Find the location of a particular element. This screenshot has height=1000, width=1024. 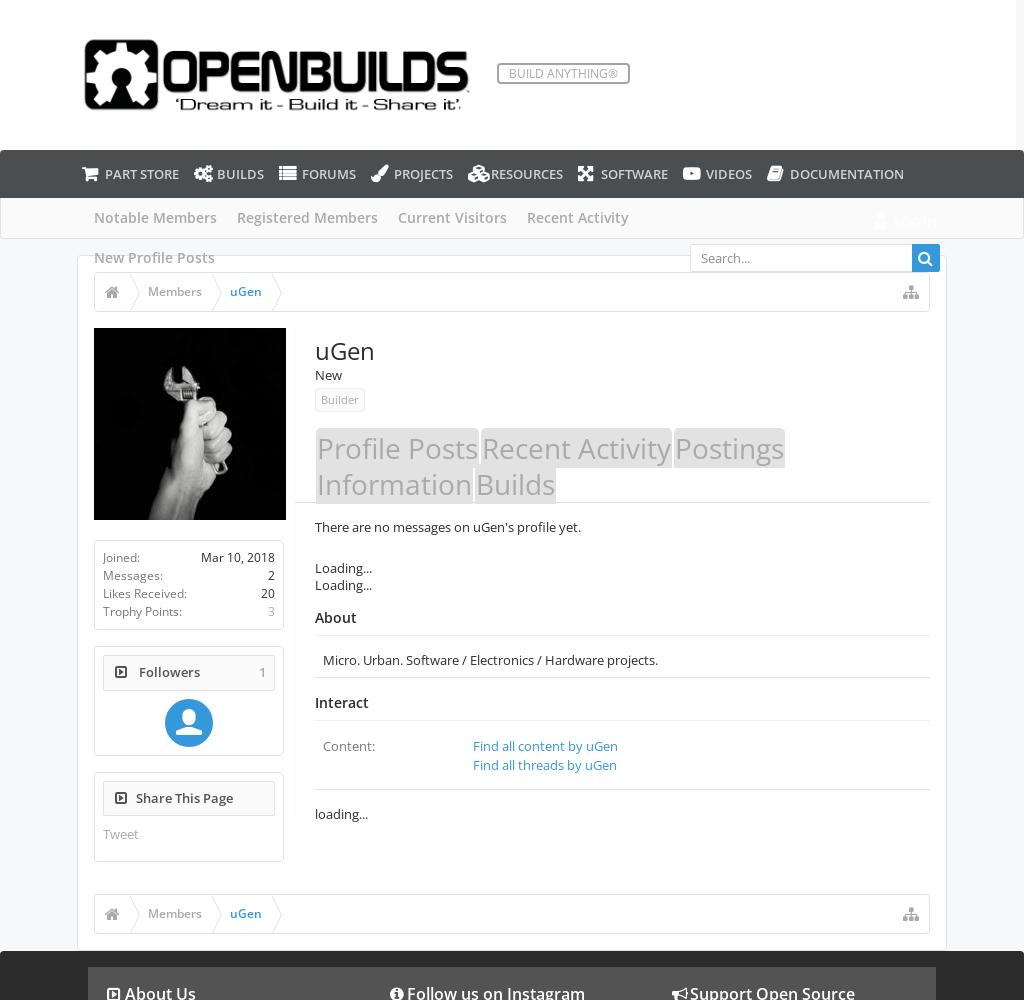

'Trophy Points:' is located at coordinates (140, 609).